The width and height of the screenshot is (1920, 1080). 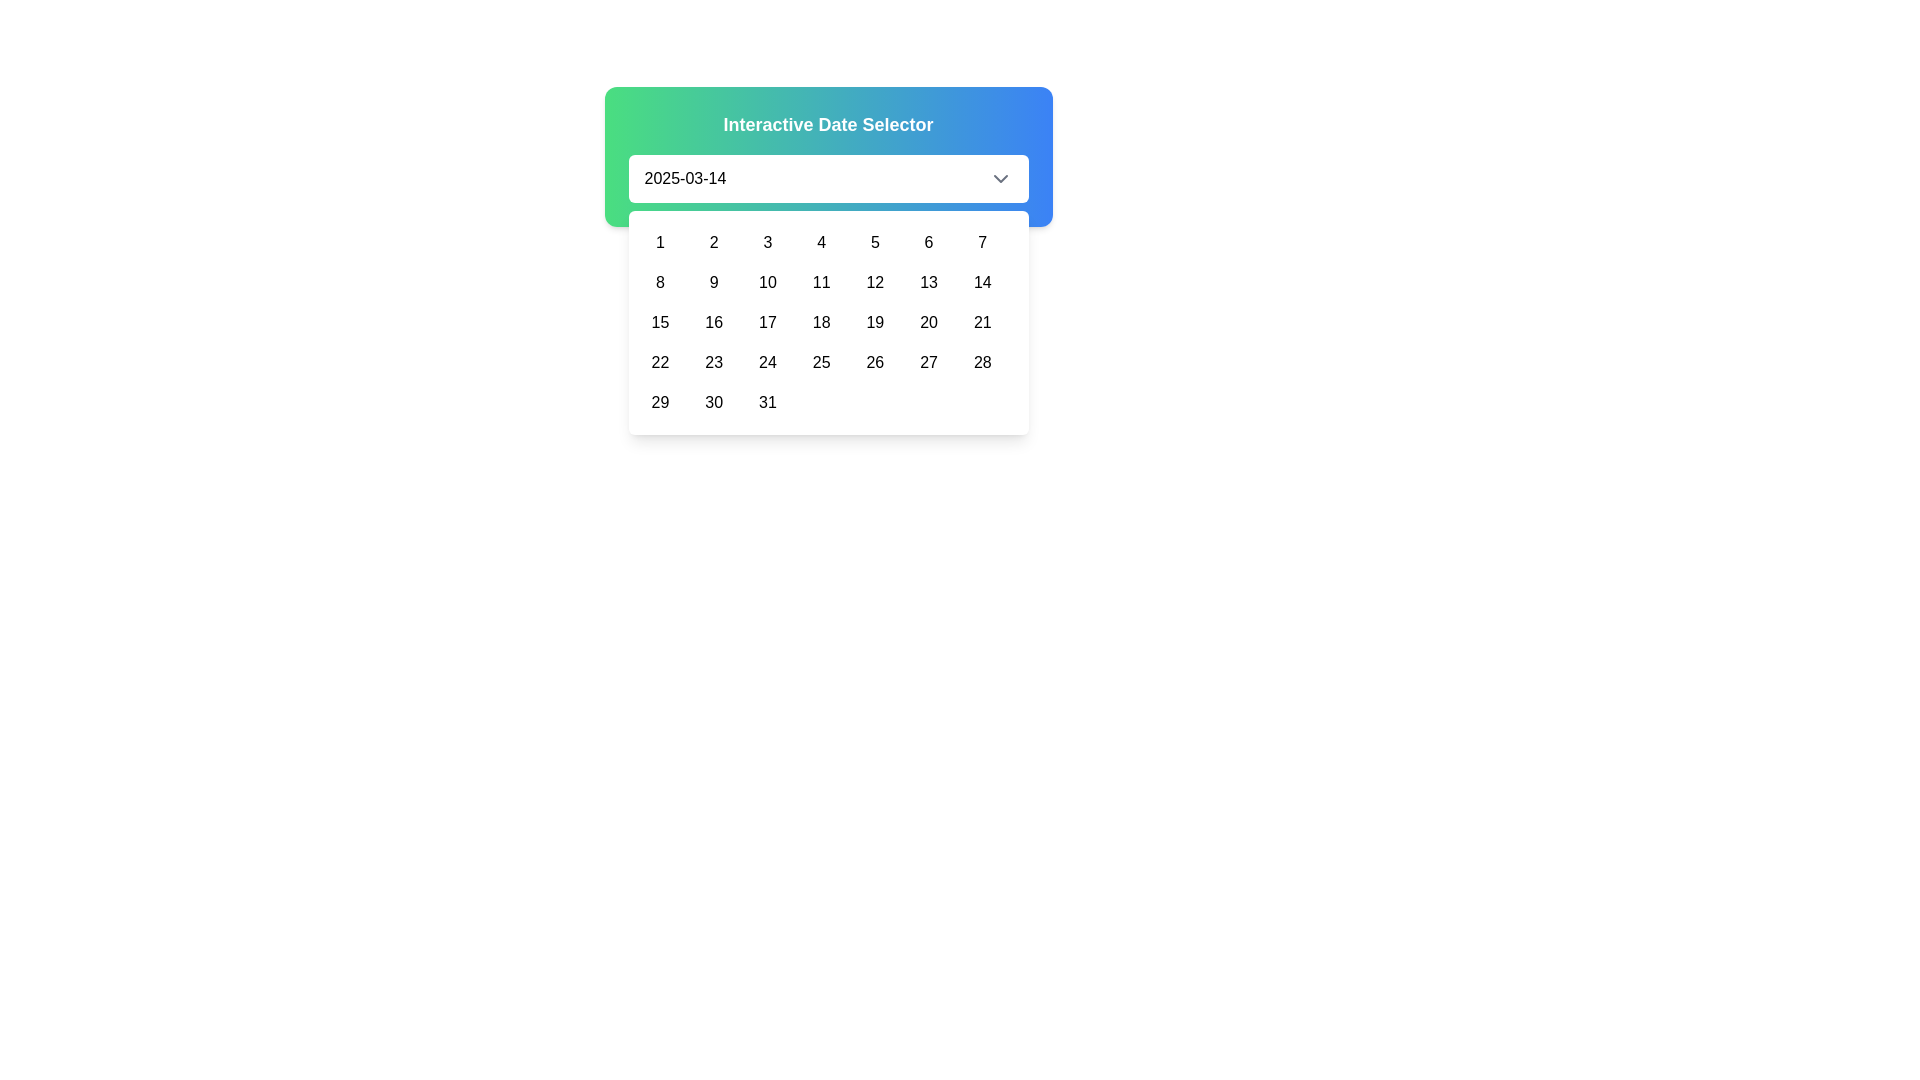 I want to click on the button displaying the number '17' in bold text within the calendar grid, so click(x=767, y=322).